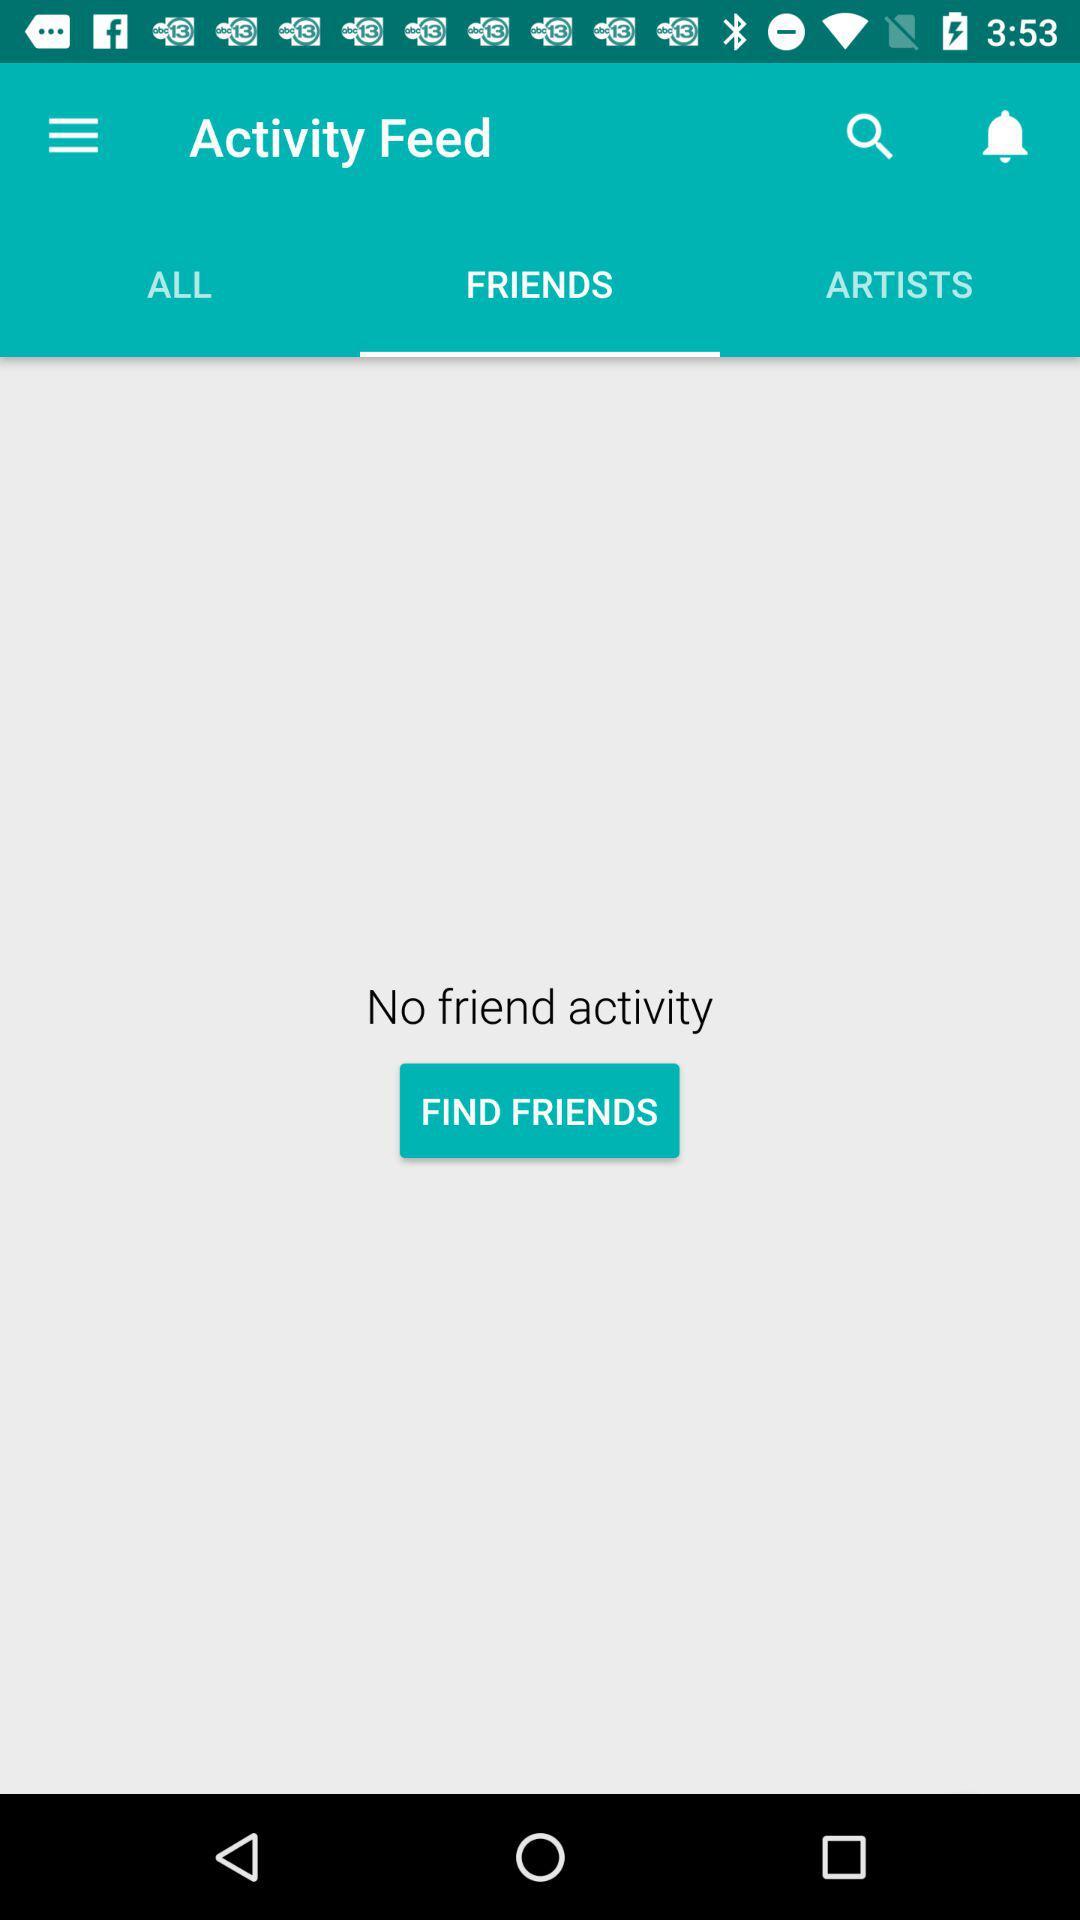 This screenshot has height=1920, width=1080. Describe the element at coordinates (869, 135) in the screenshot. I see `icon next to the activity feed item` at that location.